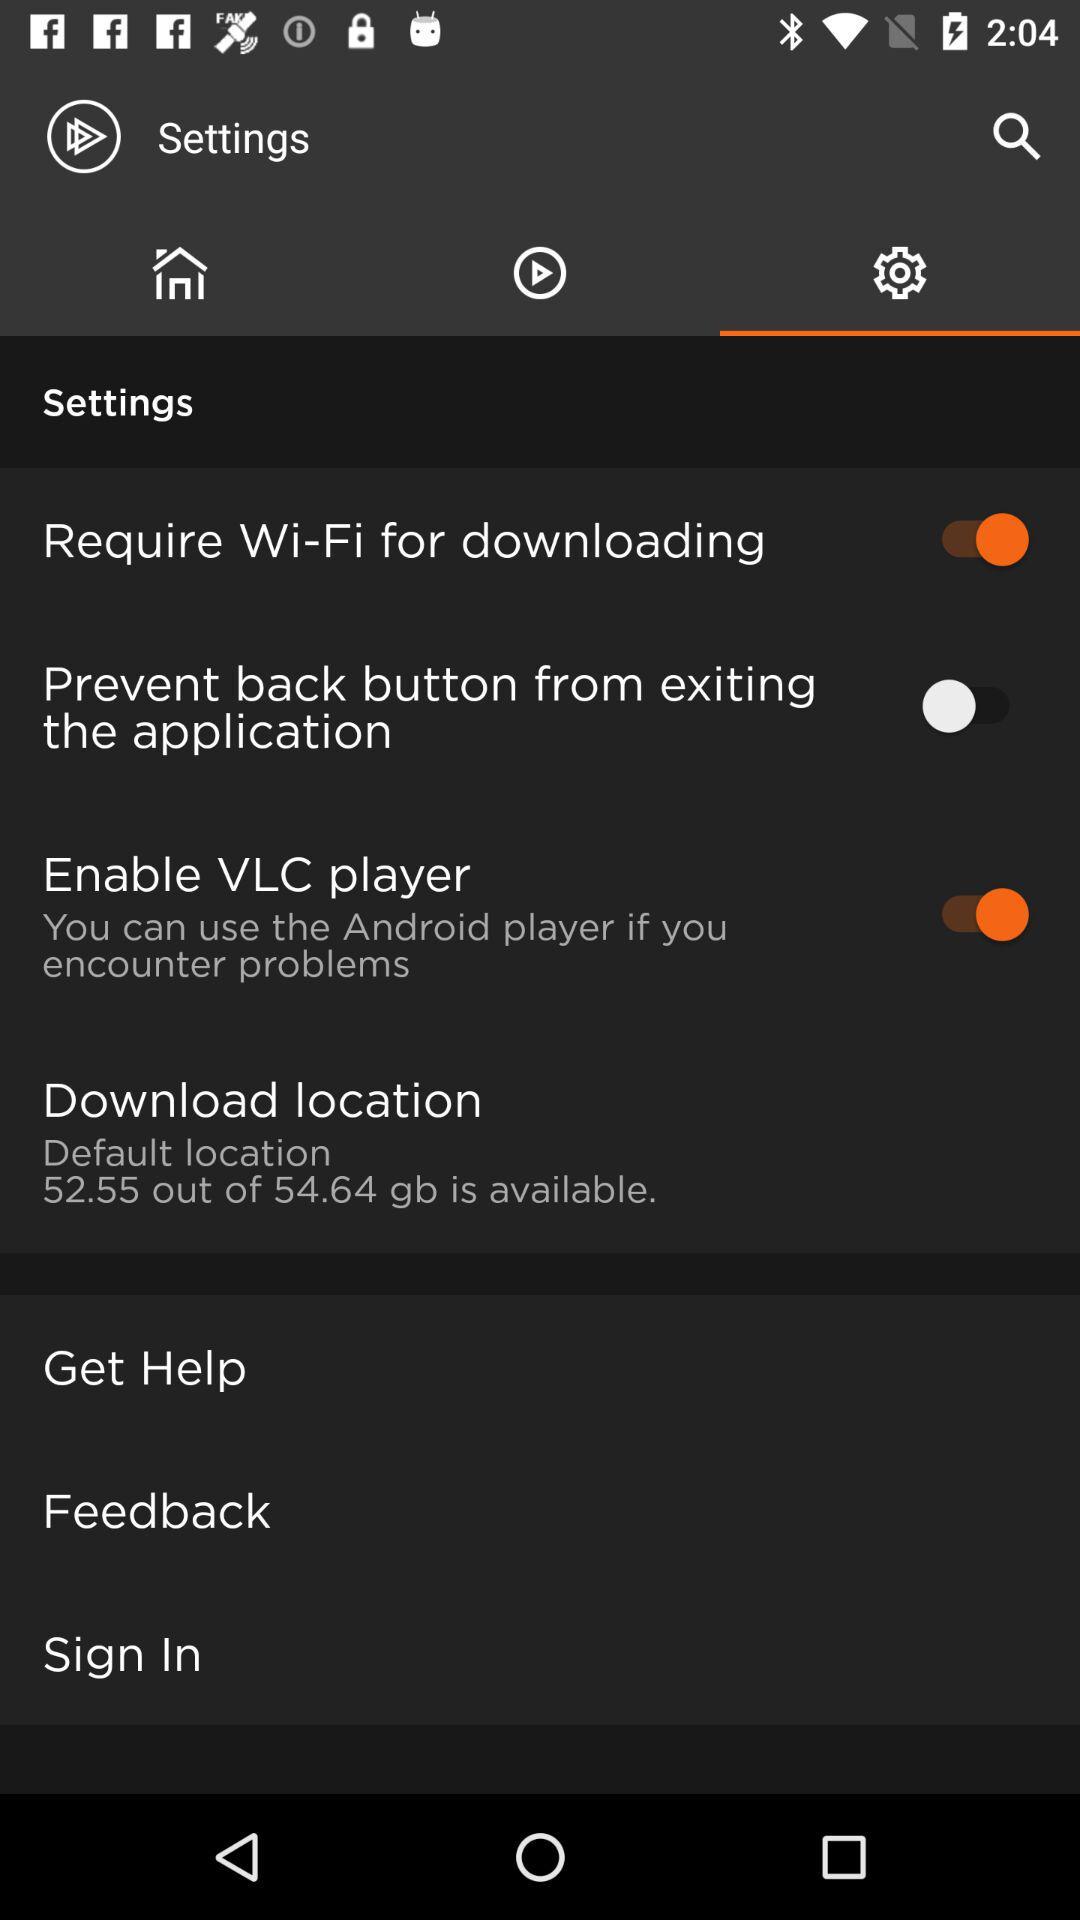 The image size is (1080, 1920). Describe the element at coordinates (974, 539) in the screenshot. I see `item to the right of the require wi fi item` at that location.